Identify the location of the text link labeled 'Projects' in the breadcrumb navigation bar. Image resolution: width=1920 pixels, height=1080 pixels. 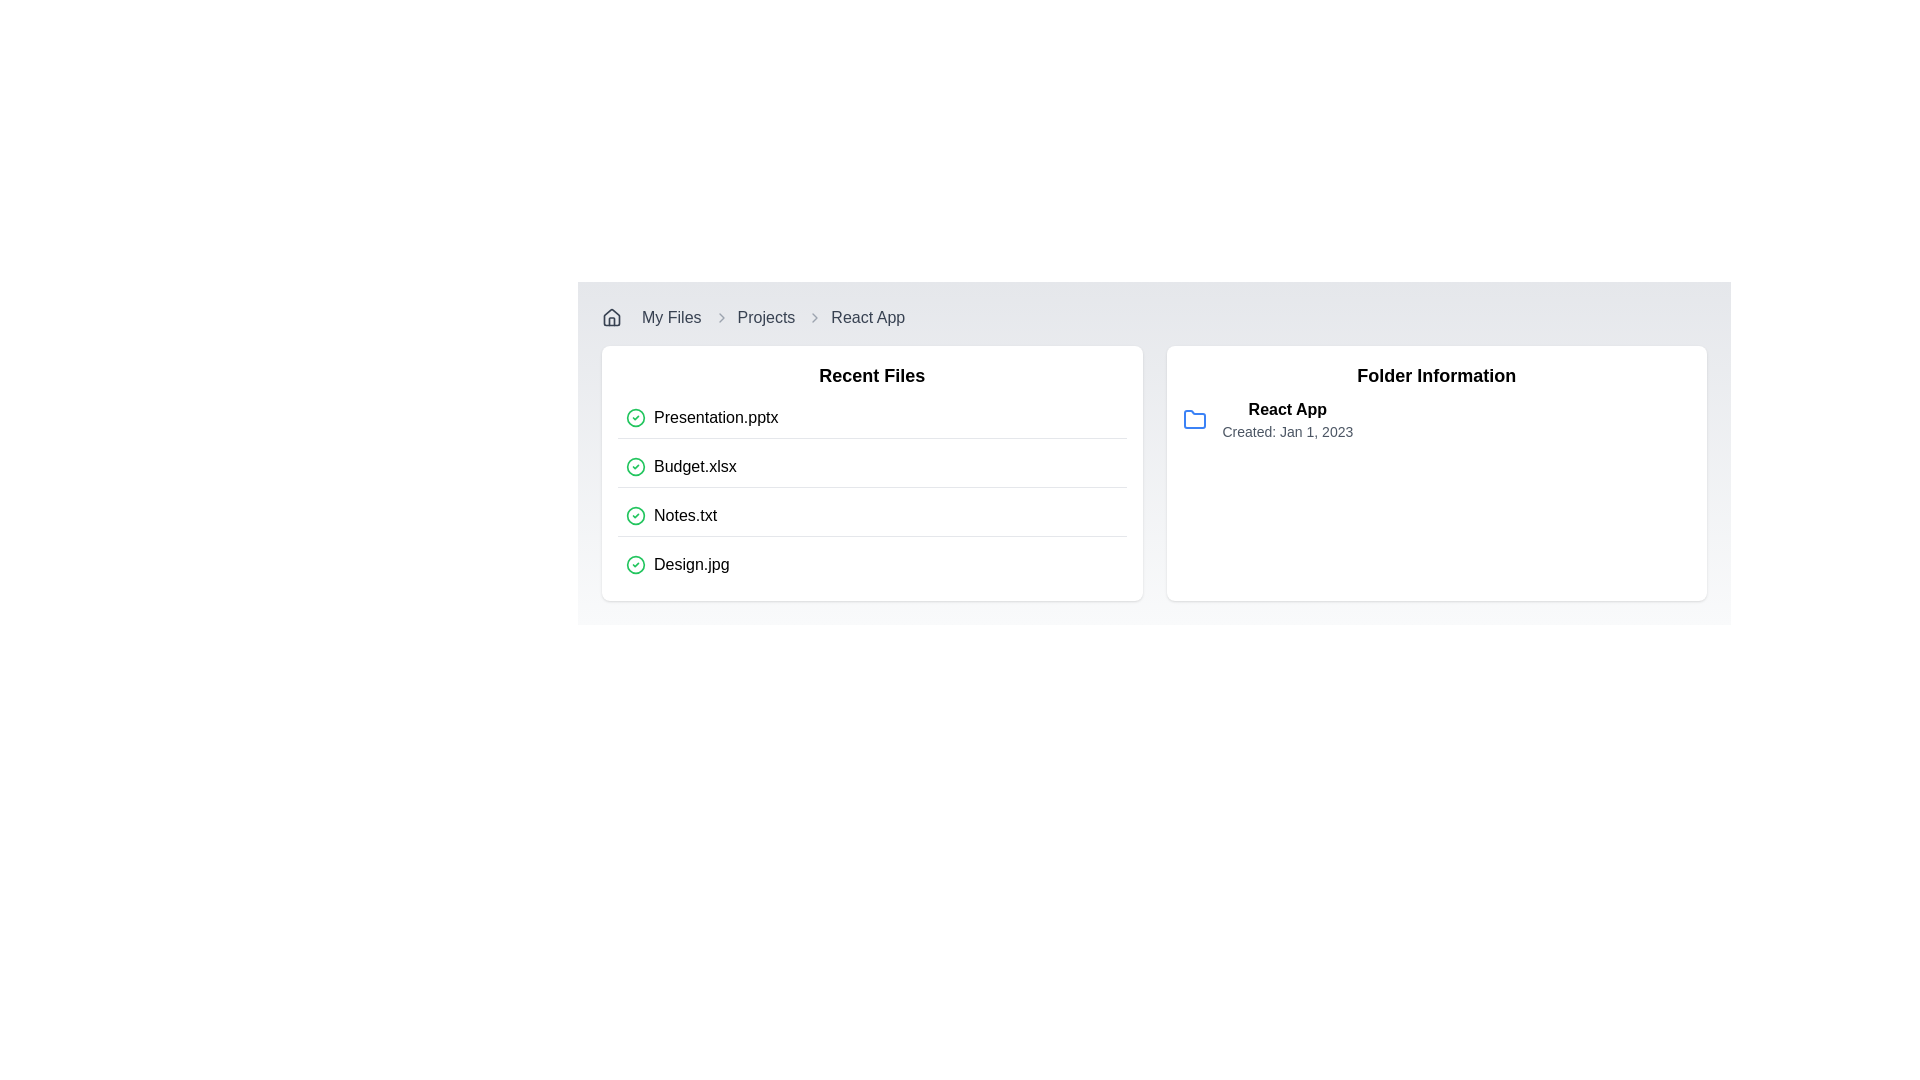
(765, 316).